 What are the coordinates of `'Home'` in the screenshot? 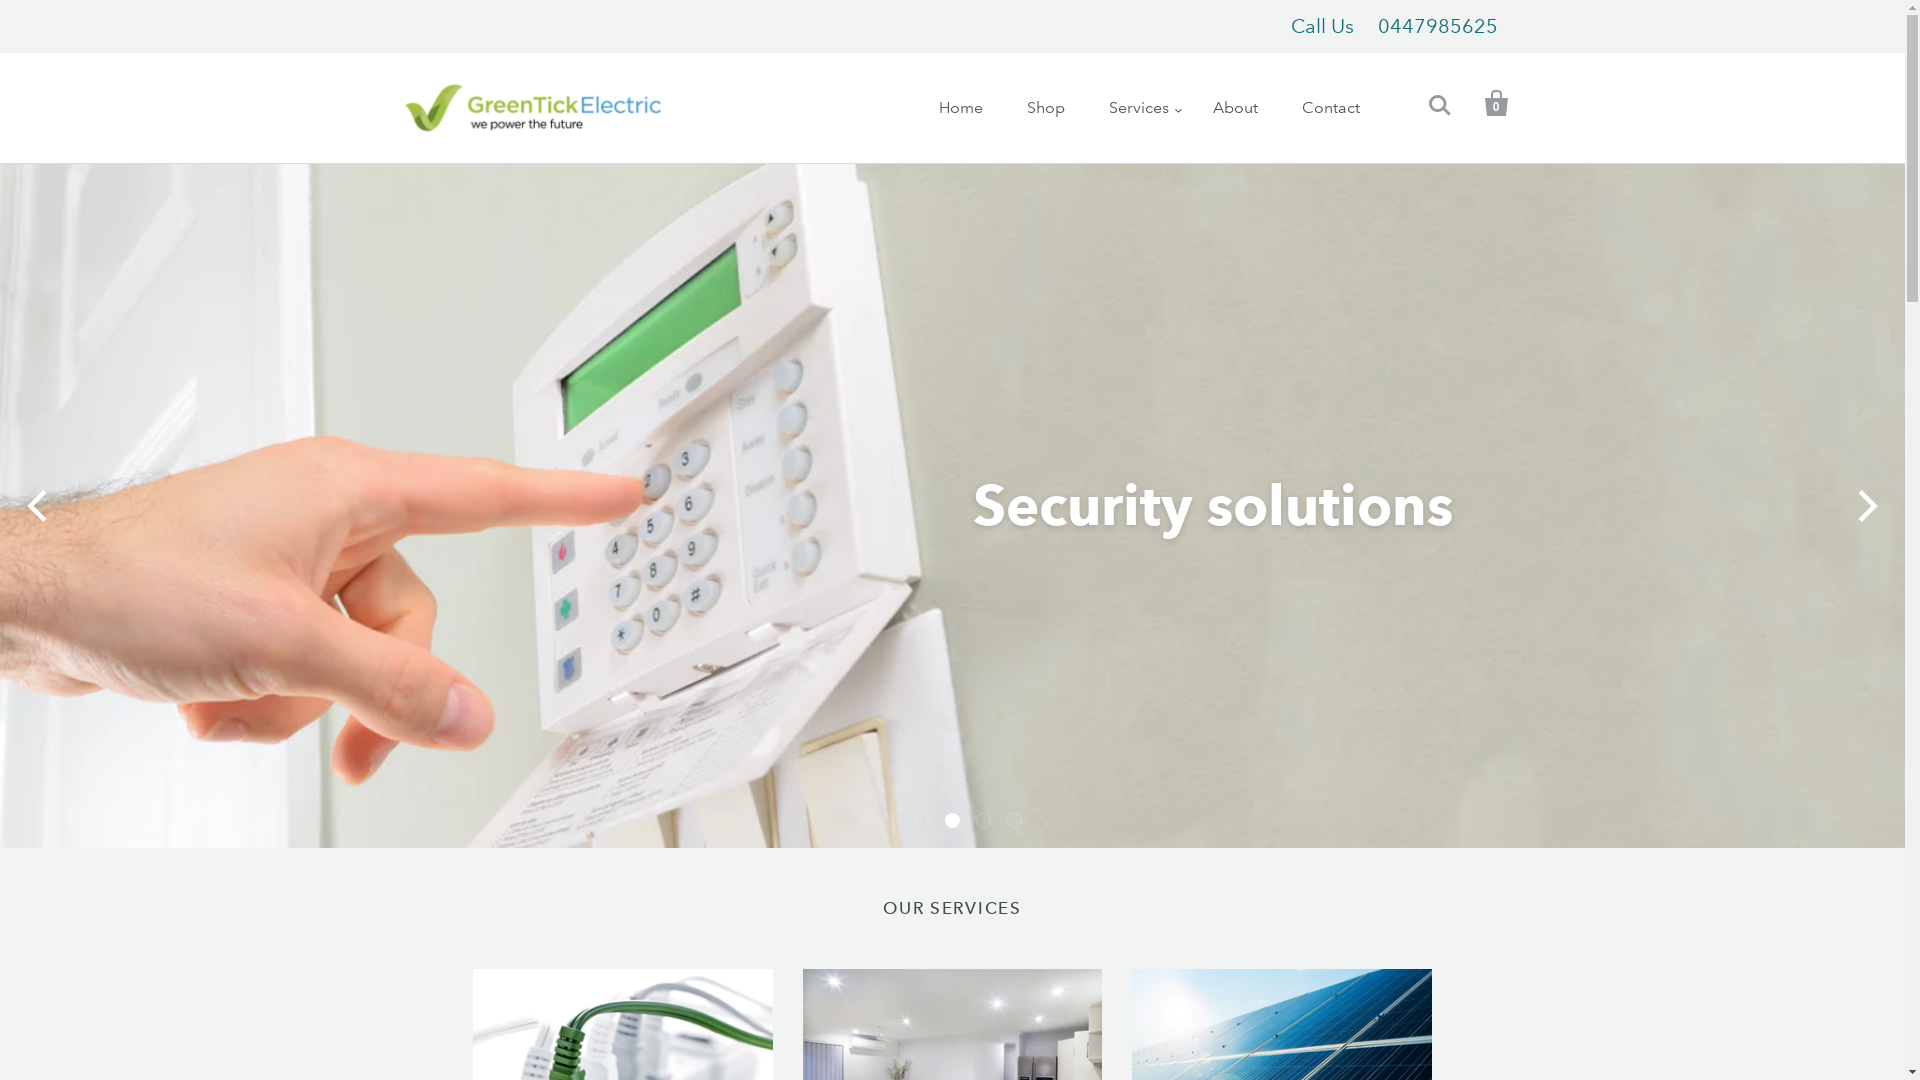 It's located at (916, 106).